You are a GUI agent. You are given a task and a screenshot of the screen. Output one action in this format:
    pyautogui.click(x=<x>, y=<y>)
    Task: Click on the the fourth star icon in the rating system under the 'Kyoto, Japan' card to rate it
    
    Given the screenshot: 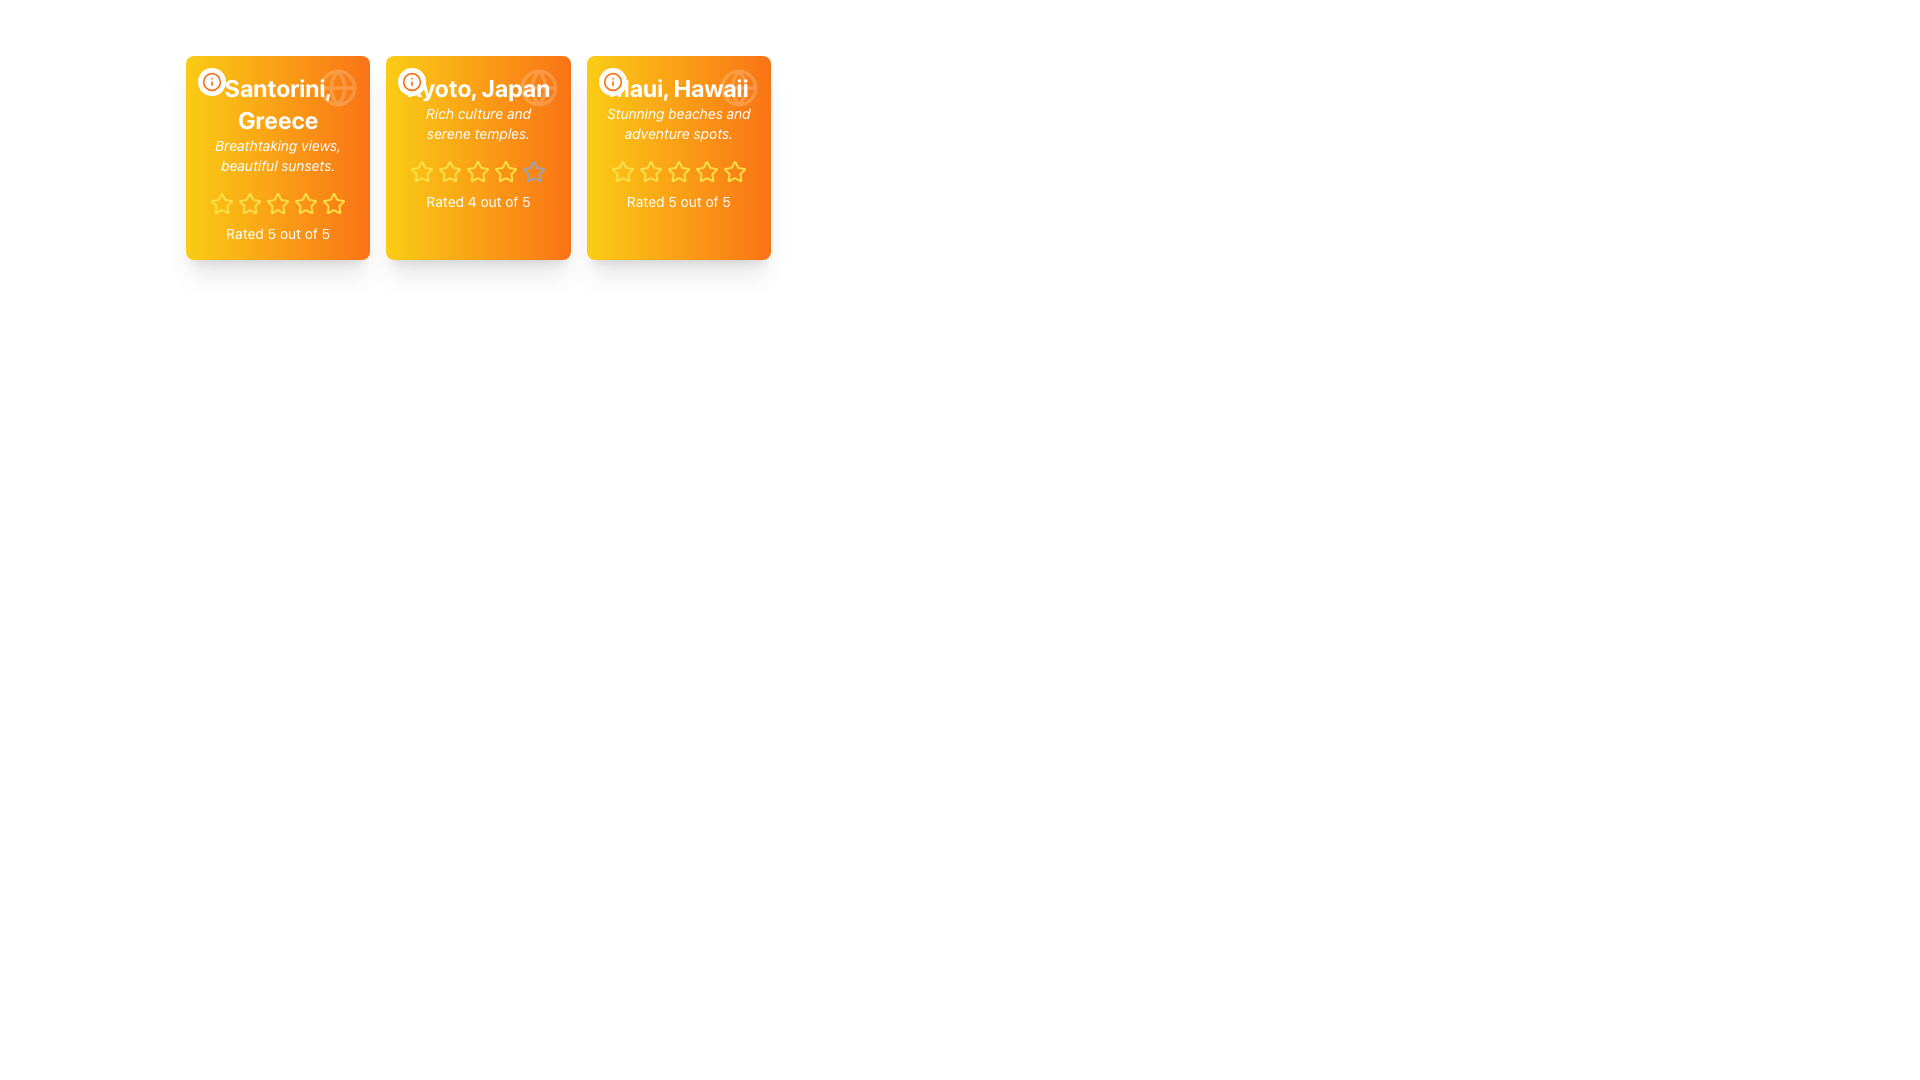 What is the action you would take?
    pyautogui.click(x=534, y=170)
    